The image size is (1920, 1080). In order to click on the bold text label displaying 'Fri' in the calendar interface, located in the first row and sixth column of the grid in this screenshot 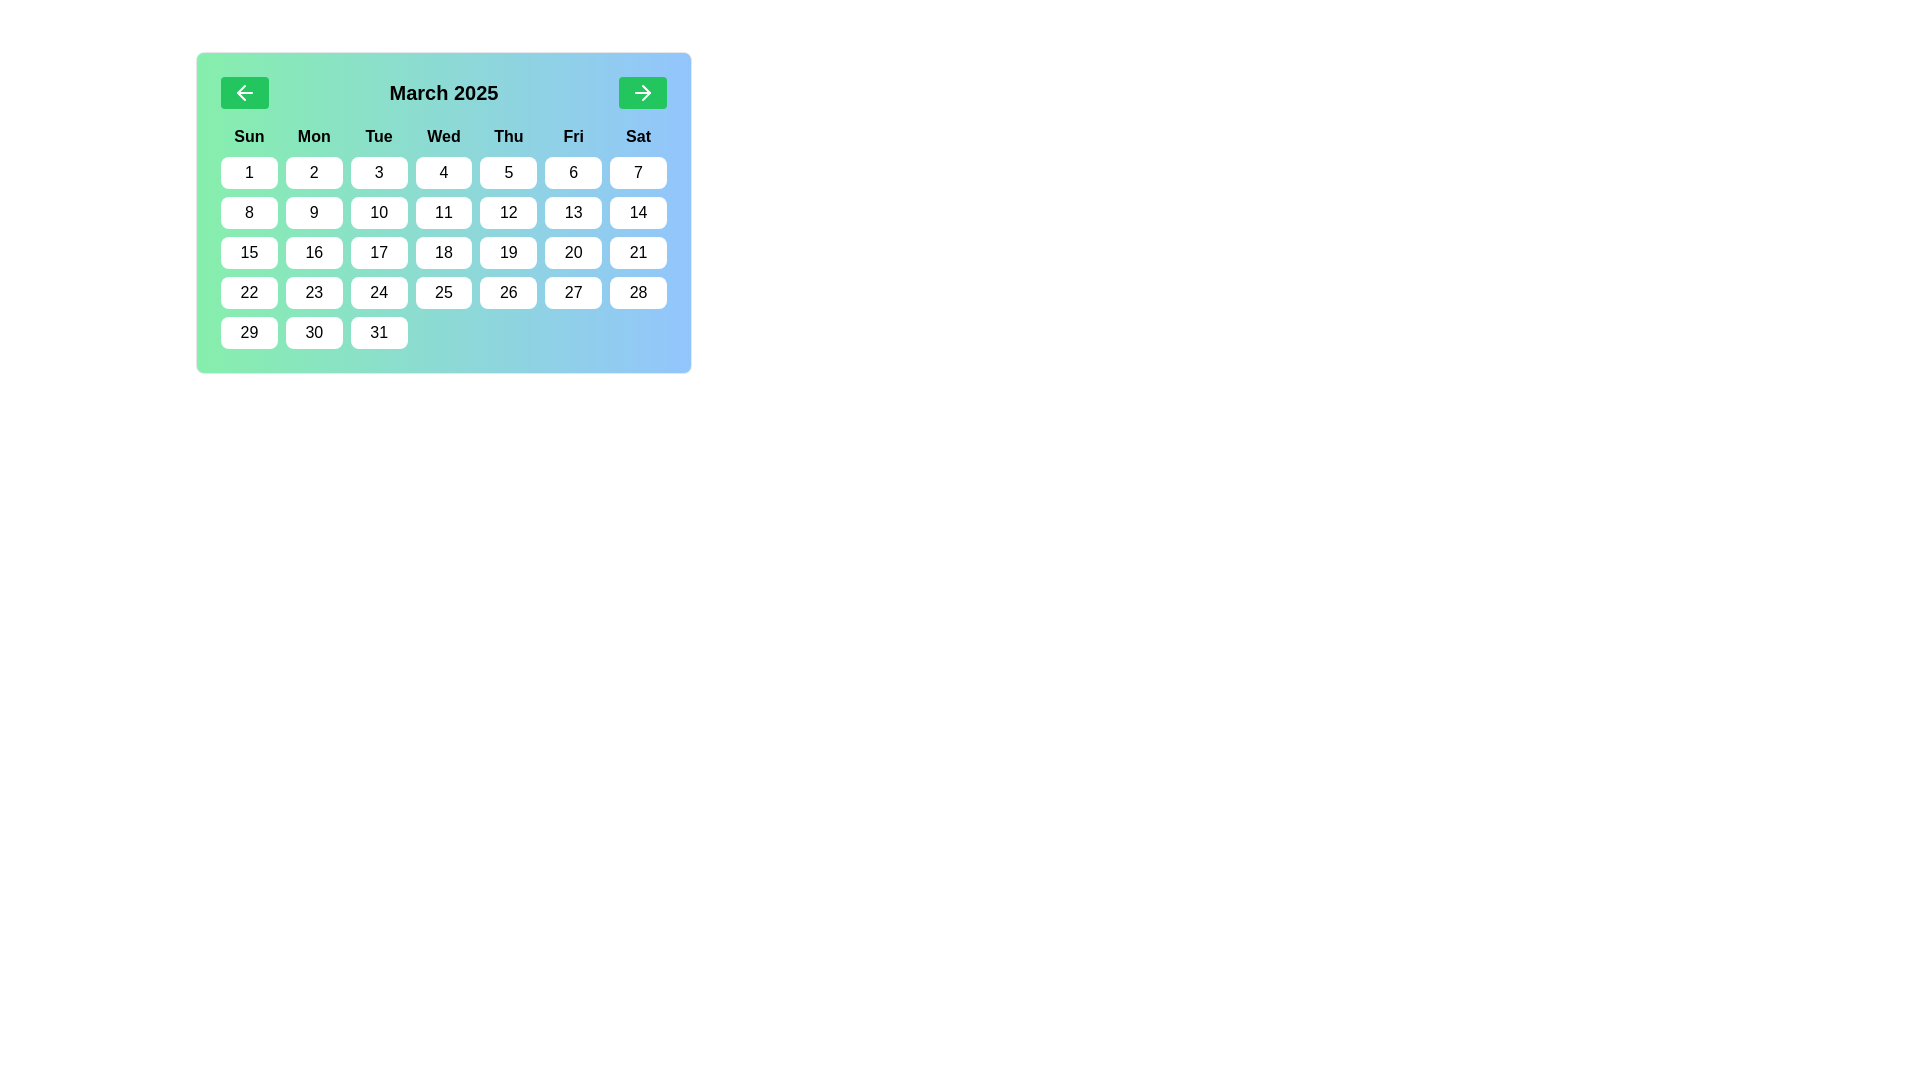, I will do `click(572, 136)`.